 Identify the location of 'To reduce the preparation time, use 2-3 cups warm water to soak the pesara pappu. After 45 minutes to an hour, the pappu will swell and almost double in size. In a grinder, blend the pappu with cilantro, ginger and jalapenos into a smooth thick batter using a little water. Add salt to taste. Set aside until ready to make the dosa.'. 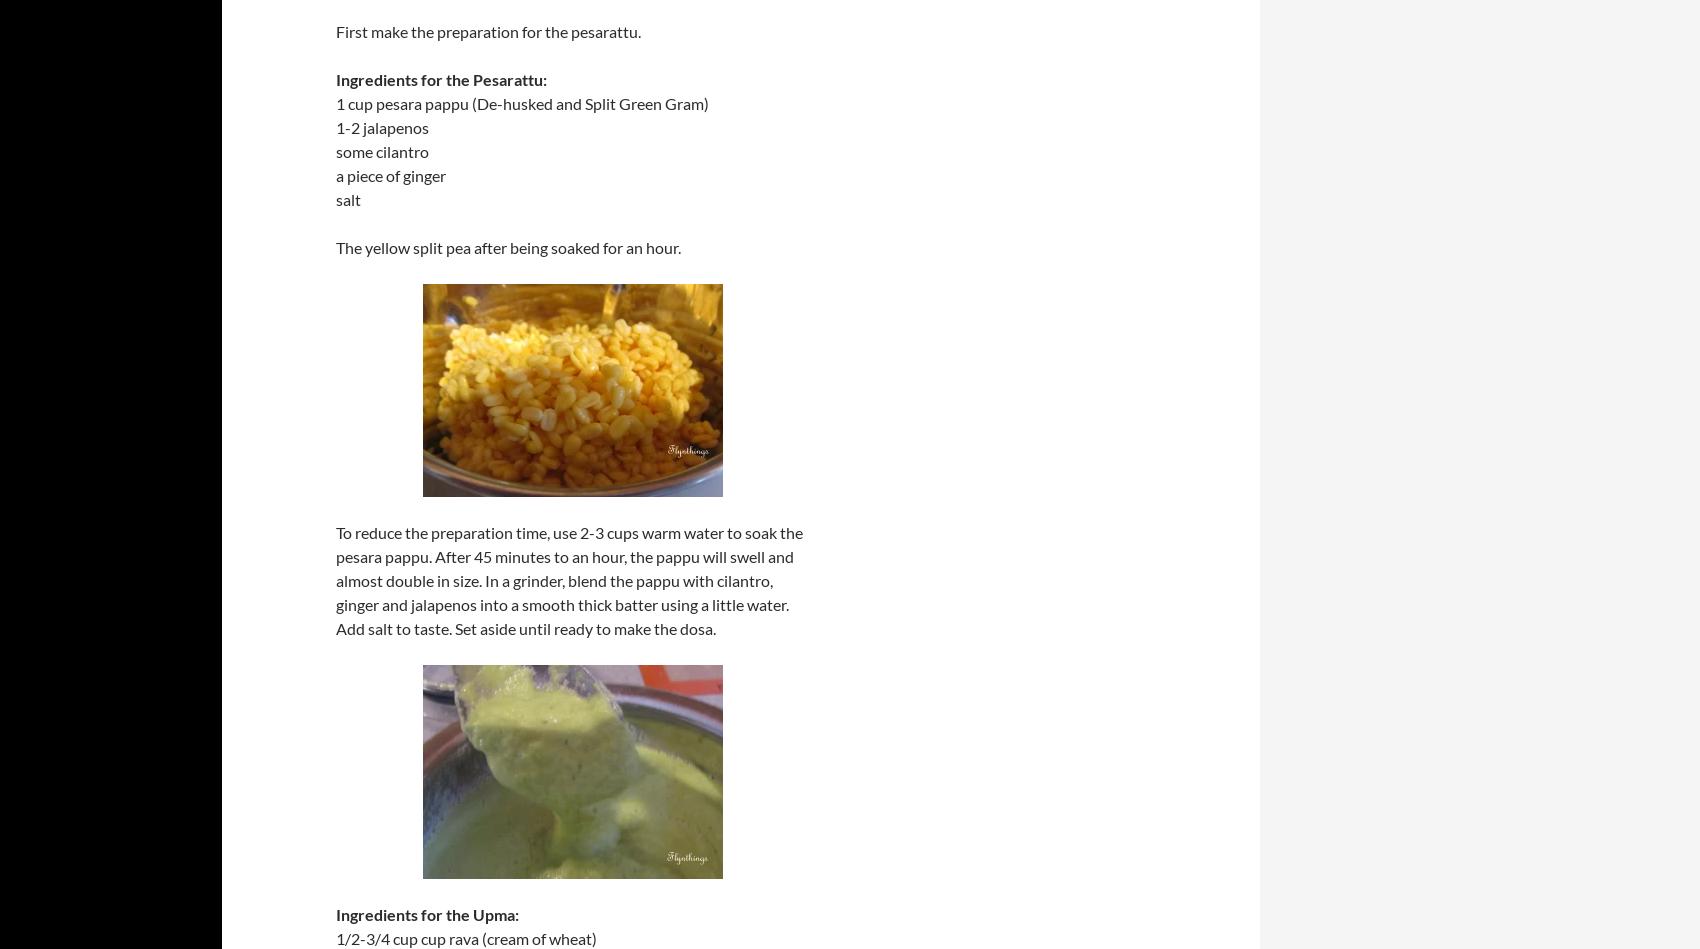
(334, 579).